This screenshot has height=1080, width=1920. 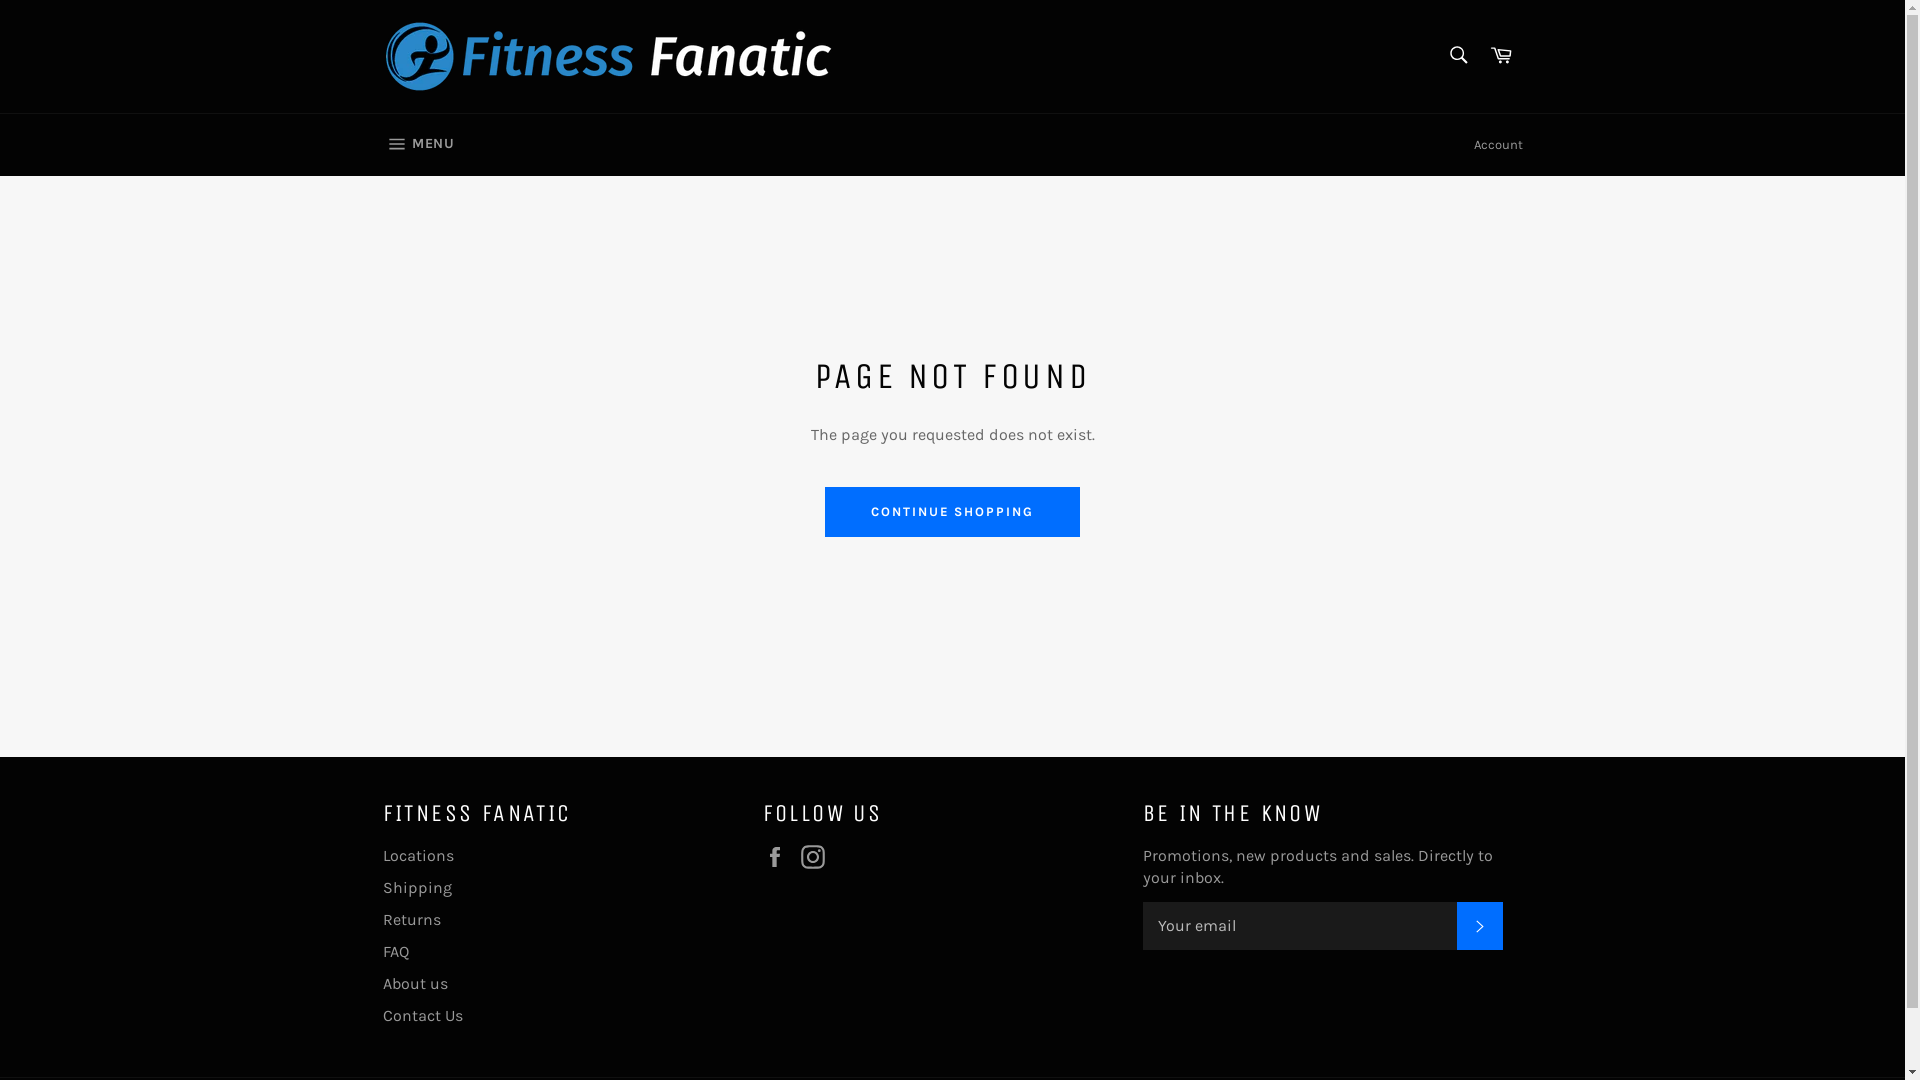 What do you see at coordinates (415, 886) in the screenshot?
I see `'Shipping'` at bounding box center [415, 886].